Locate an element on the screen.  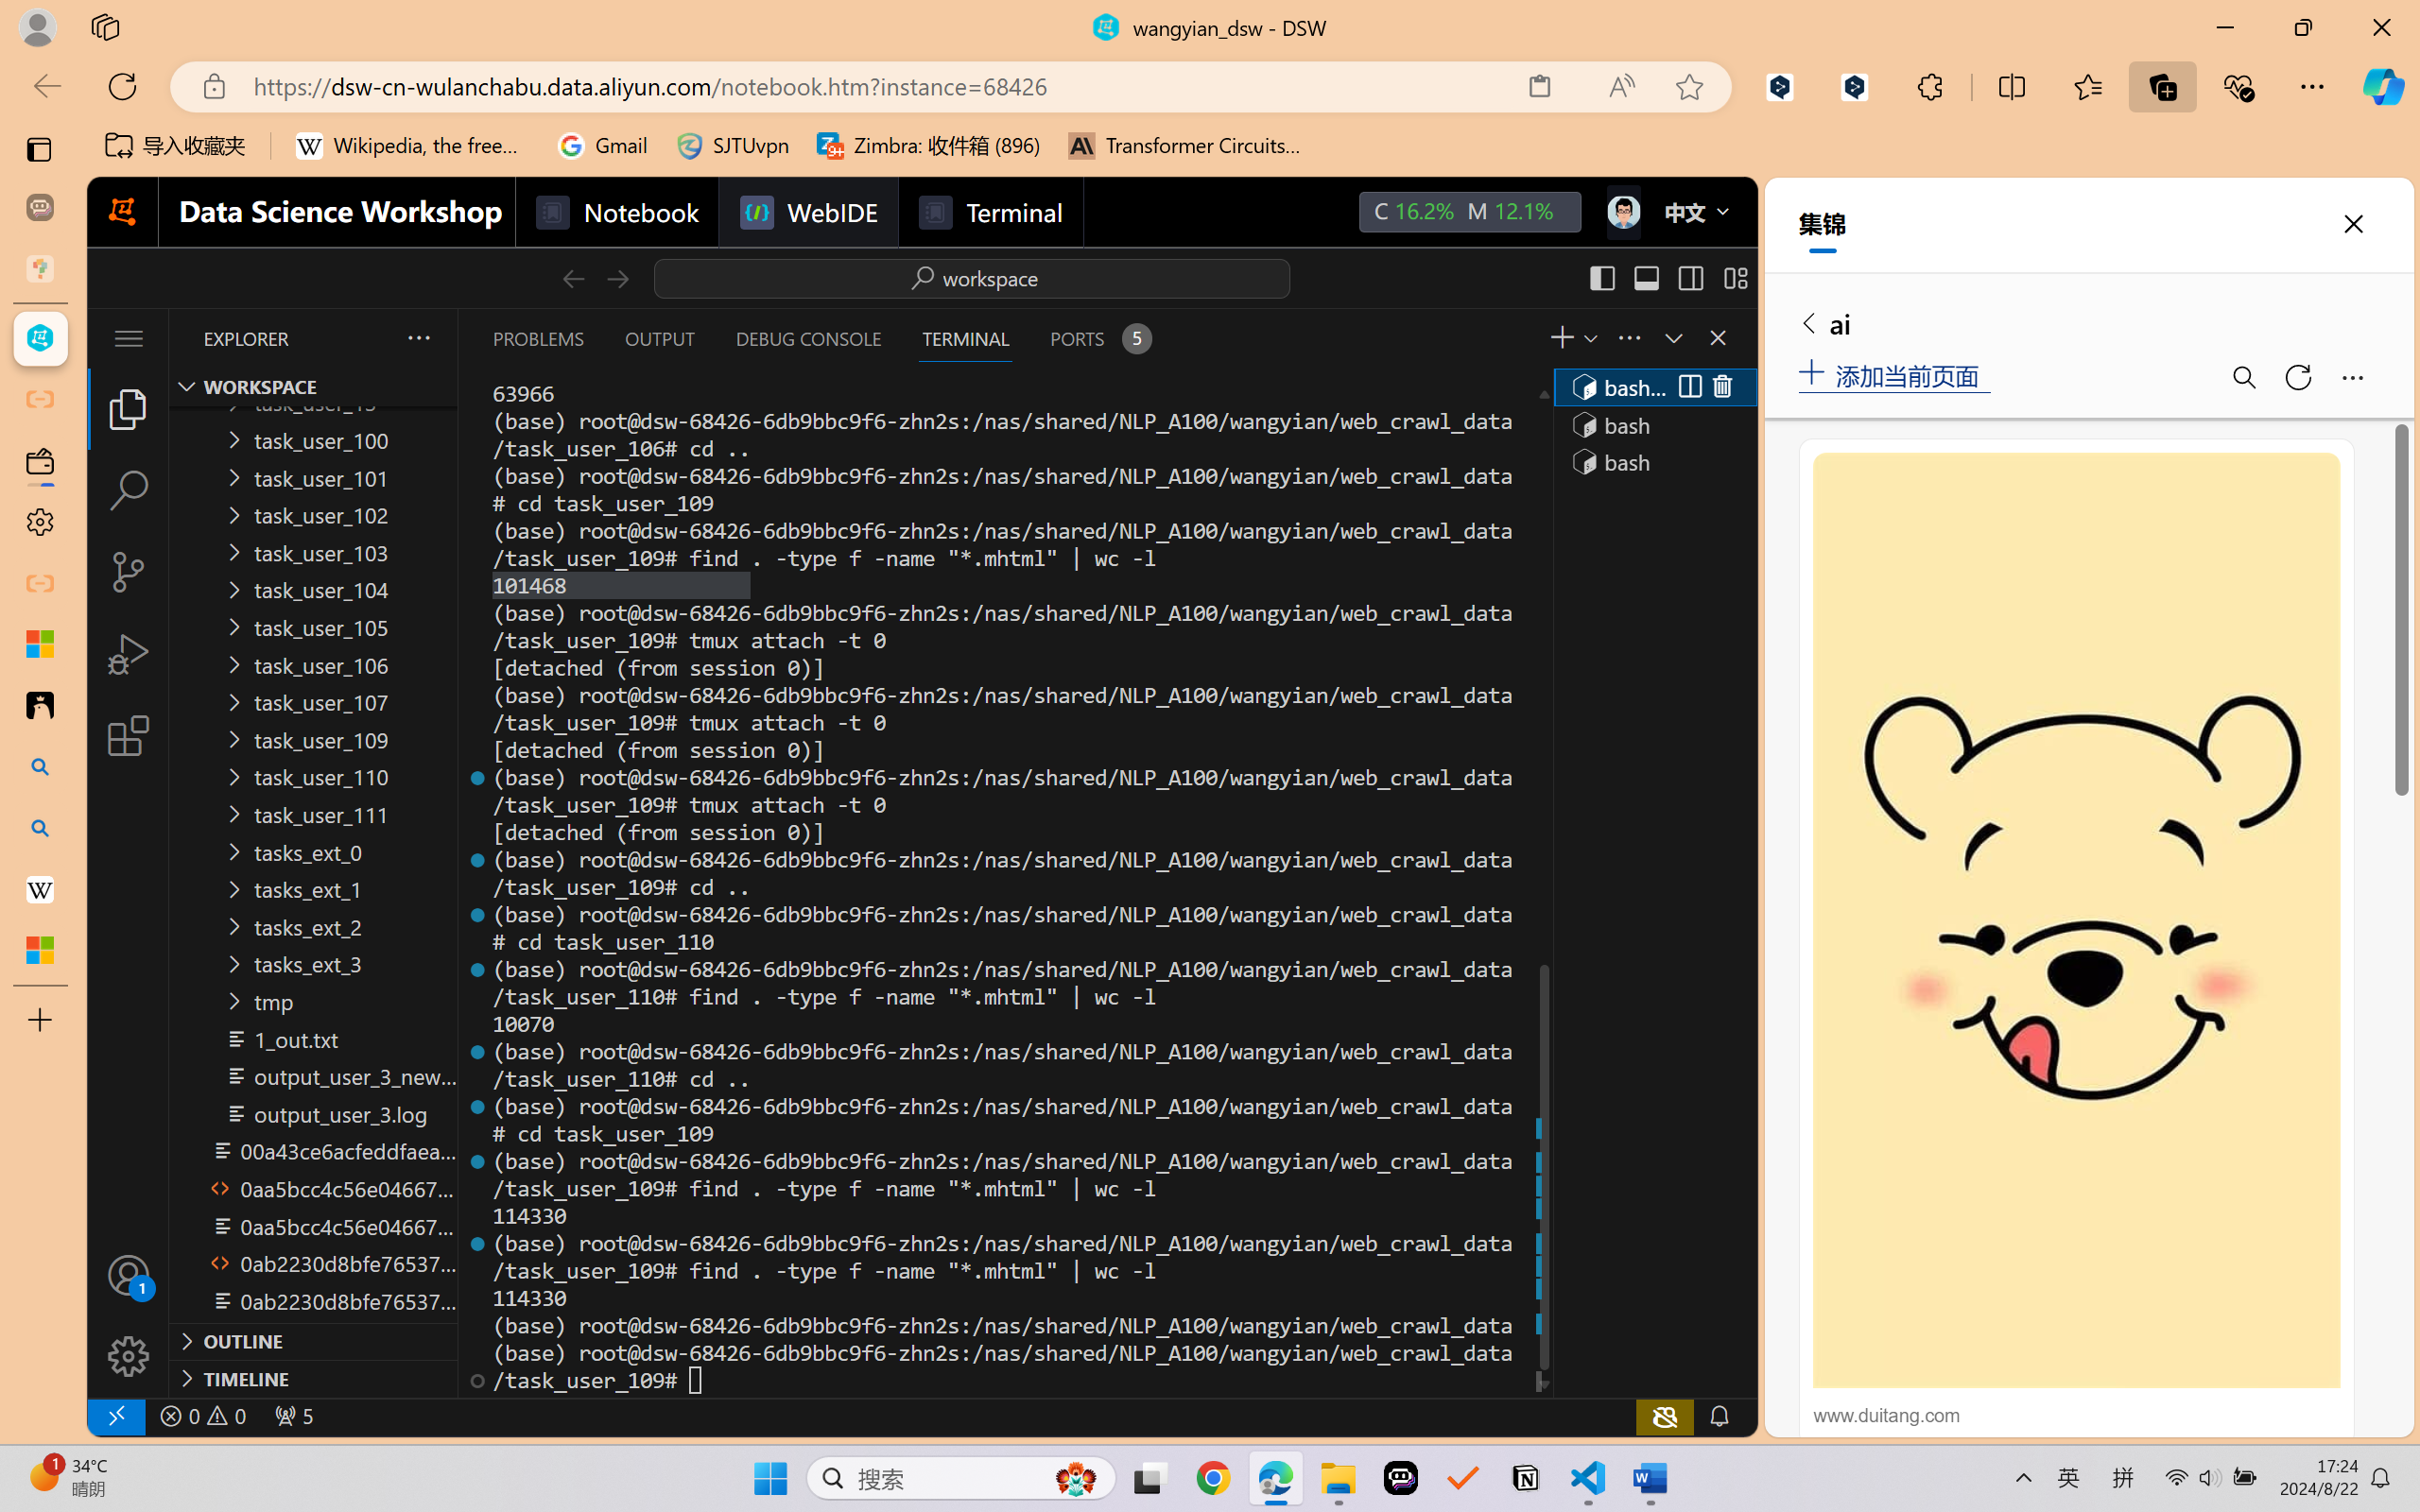
'Explorer actions' is located at coordinates (369, 337).